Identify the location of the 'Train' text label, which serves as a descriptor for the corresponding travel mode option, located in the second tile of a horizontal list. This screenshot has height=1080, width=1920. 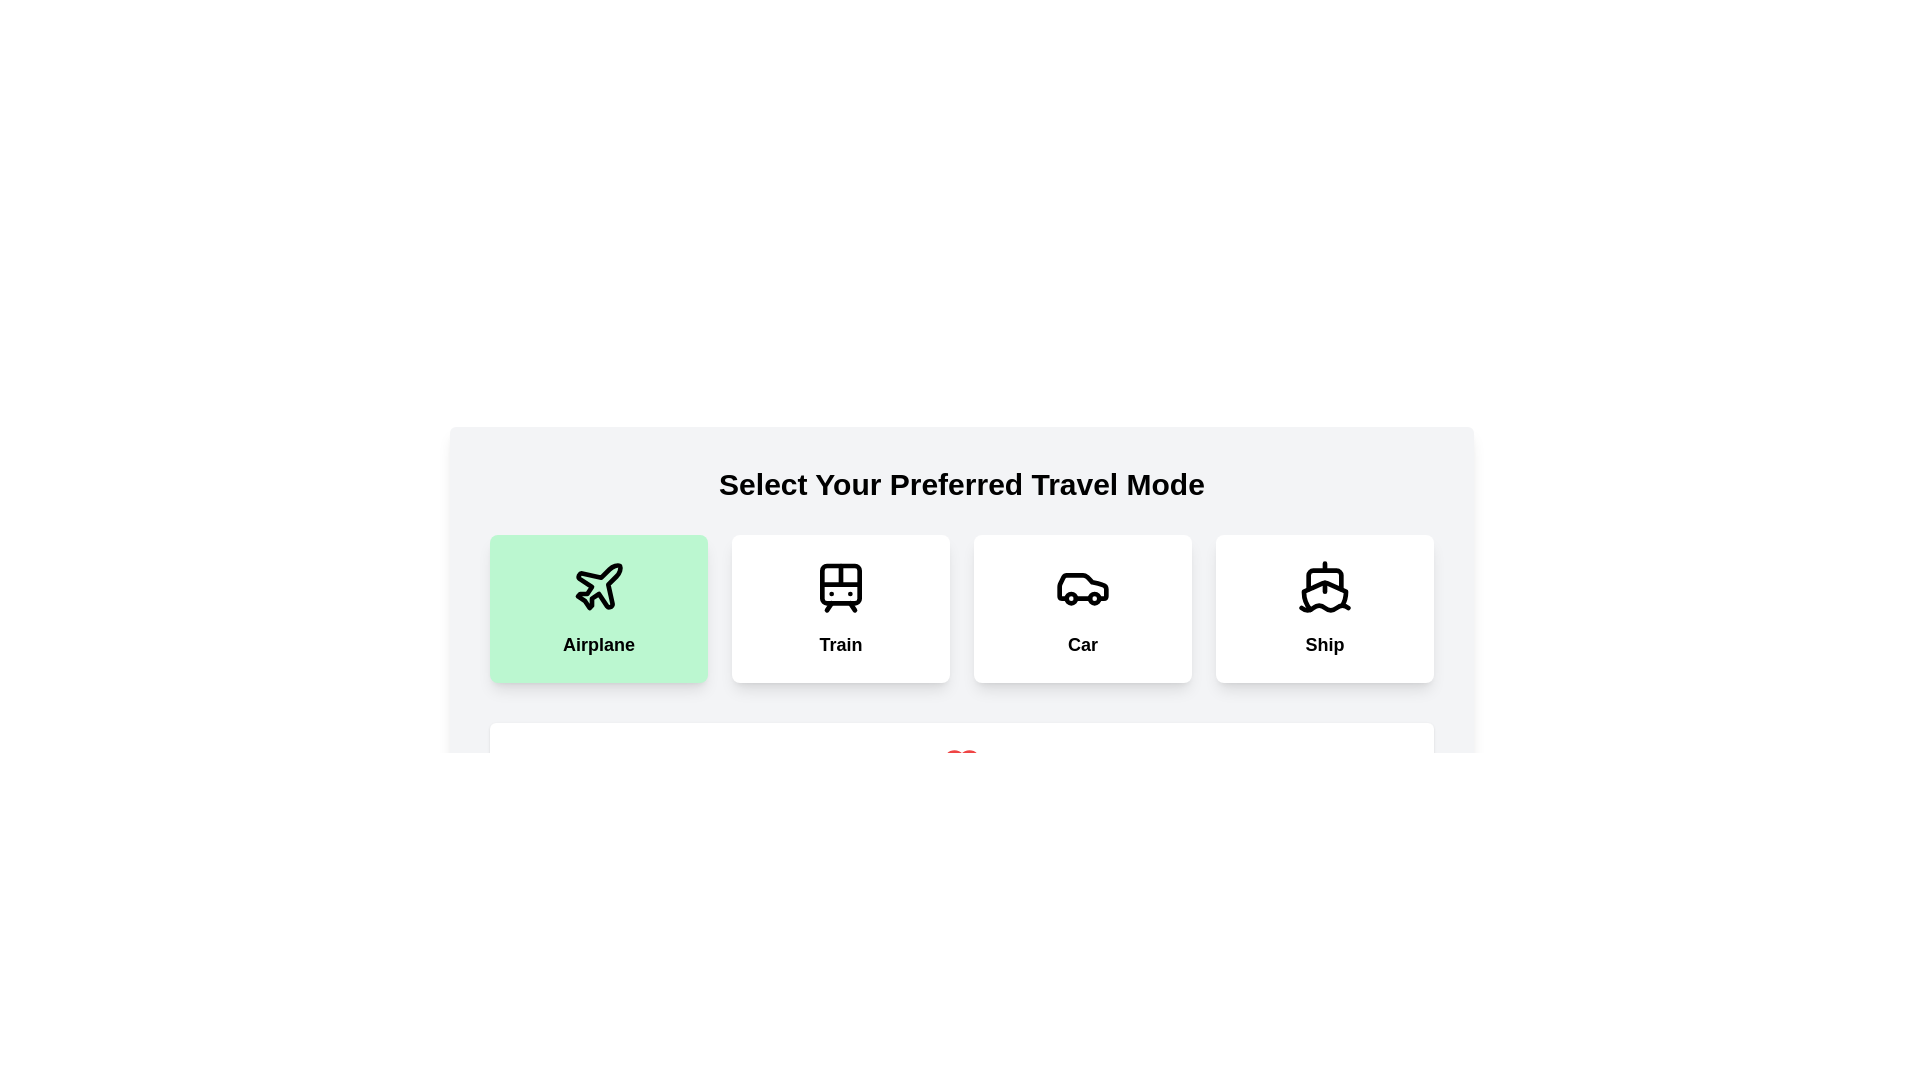
(840, 644).